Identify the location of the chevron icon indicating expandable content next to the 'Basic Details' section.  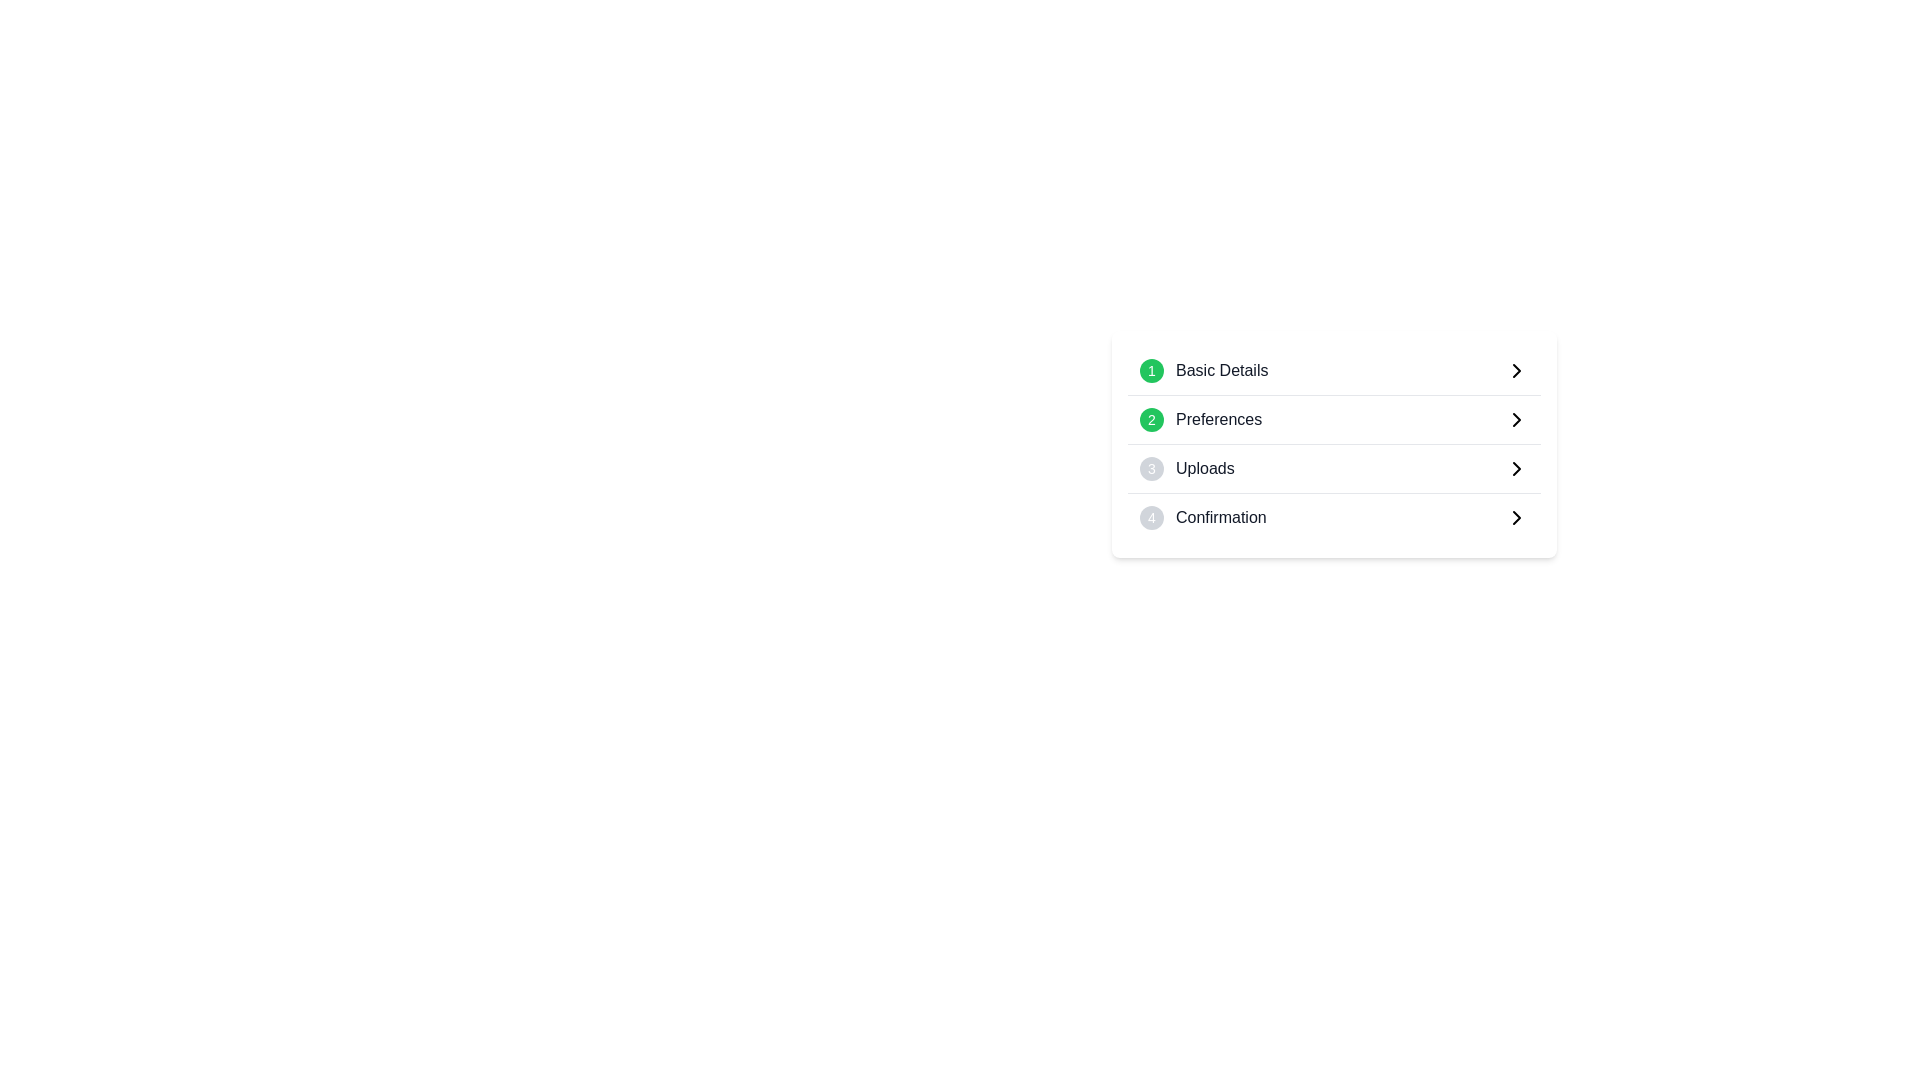
(1516, 370).